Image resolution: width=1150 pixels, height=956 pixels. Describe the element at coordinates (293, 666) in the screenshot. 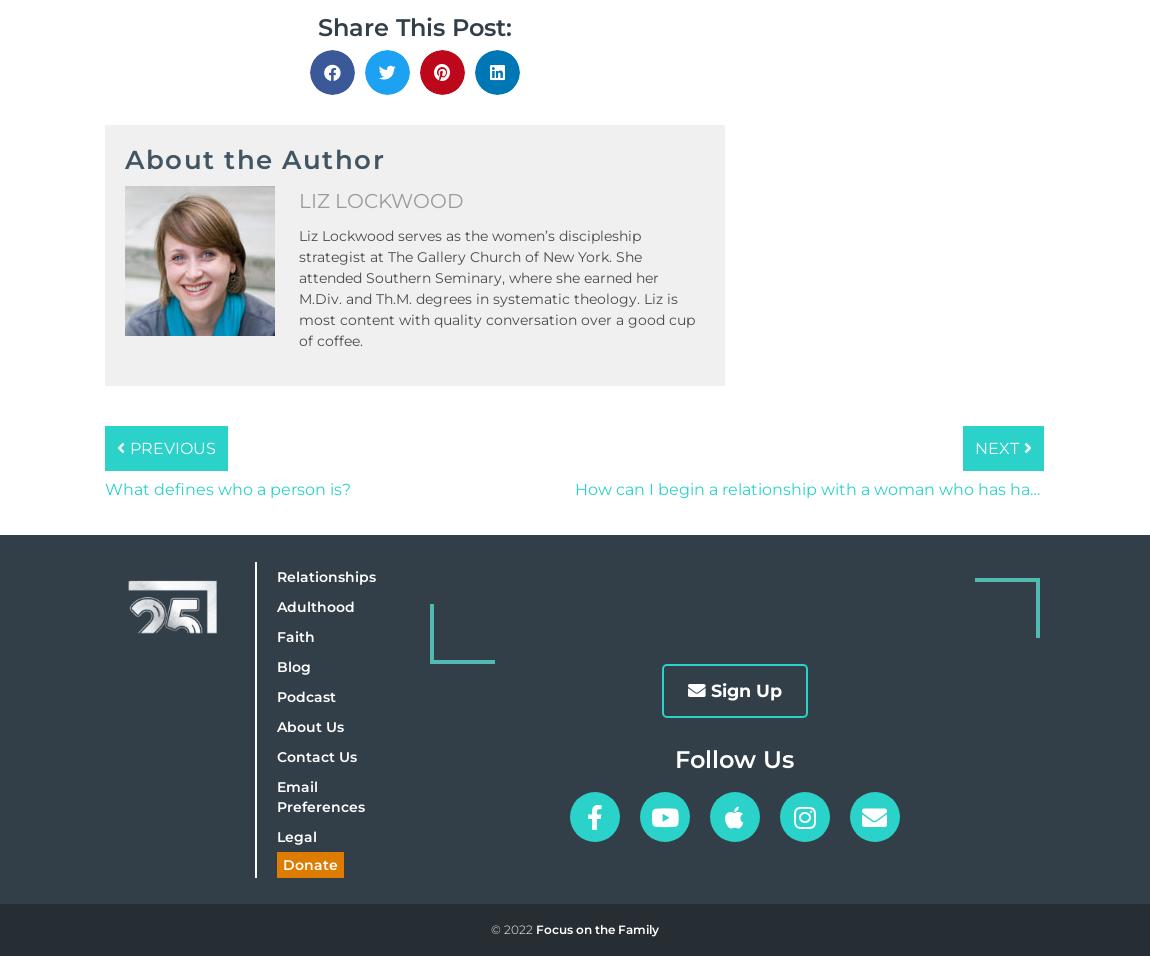

I see `'Blog'` at that location.